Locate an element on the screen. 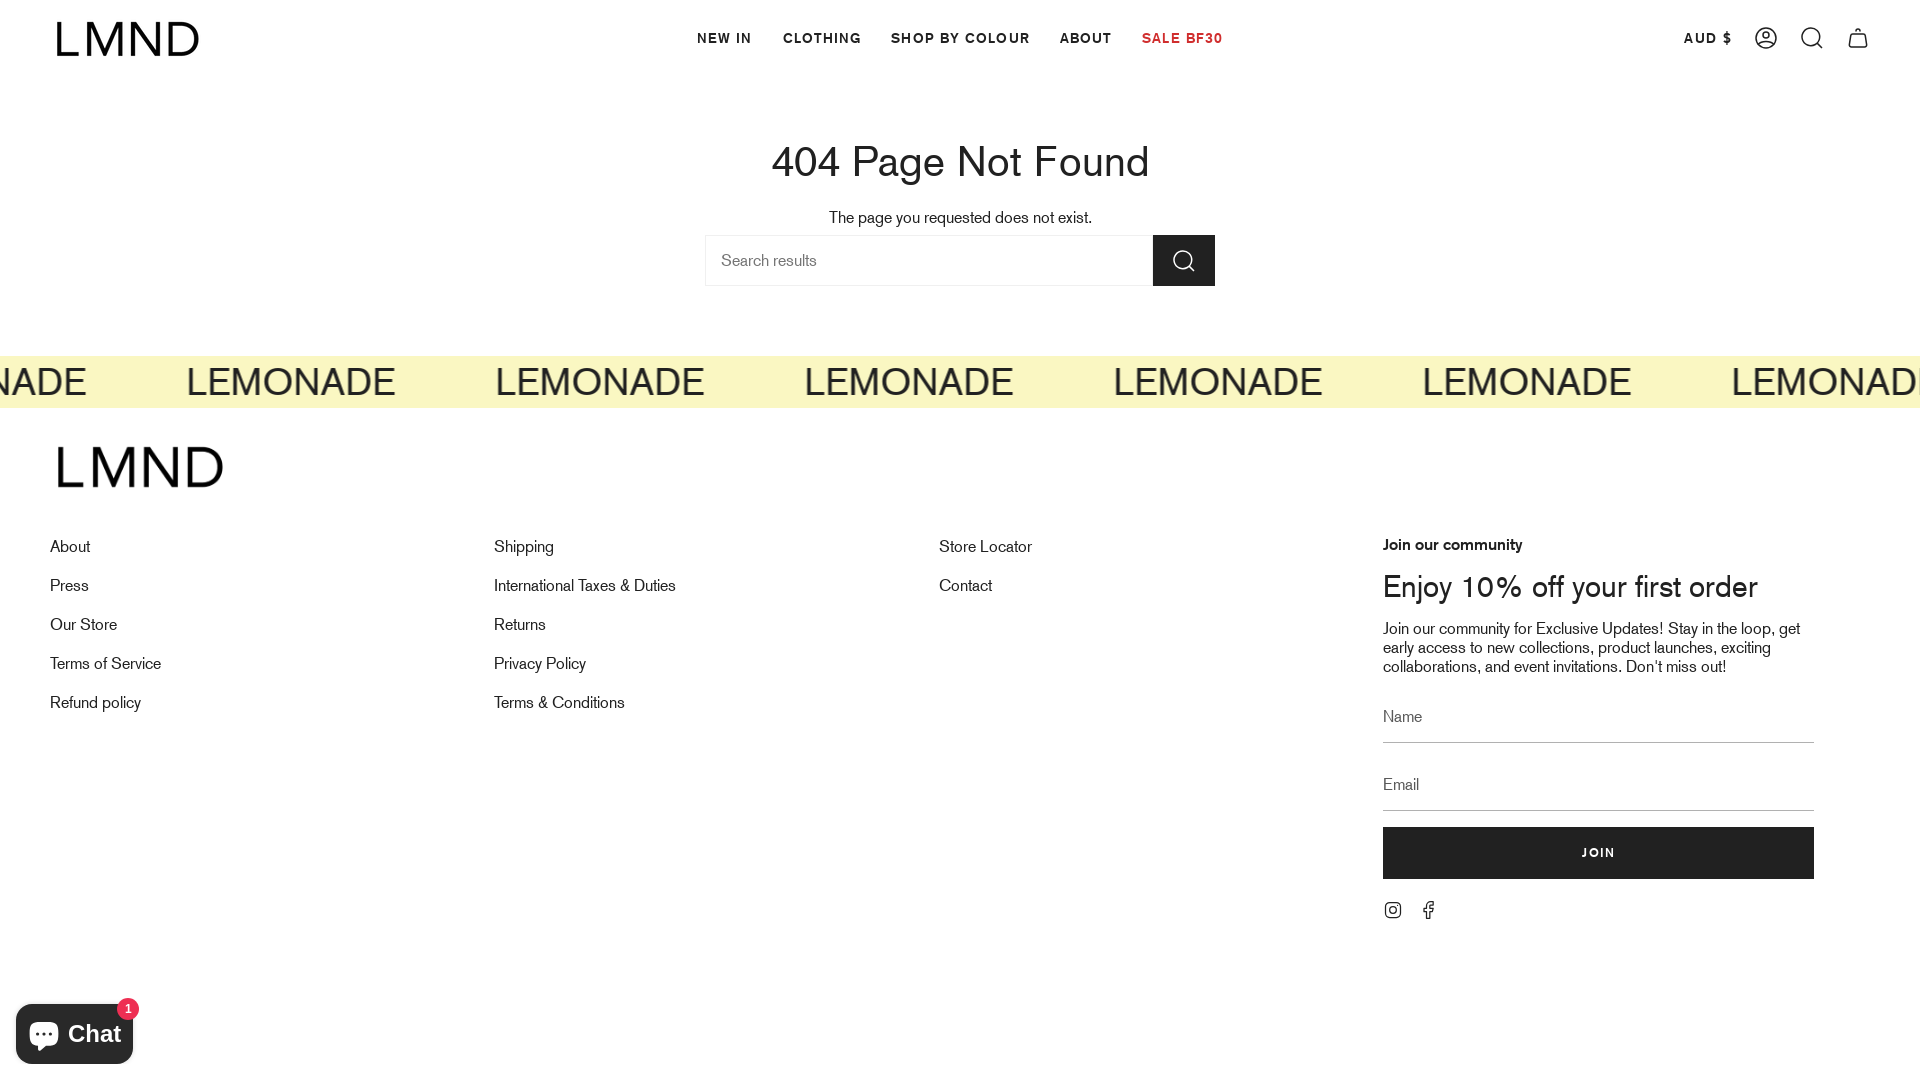  'ACCOUNT' is located at coordinates (1766, 38).